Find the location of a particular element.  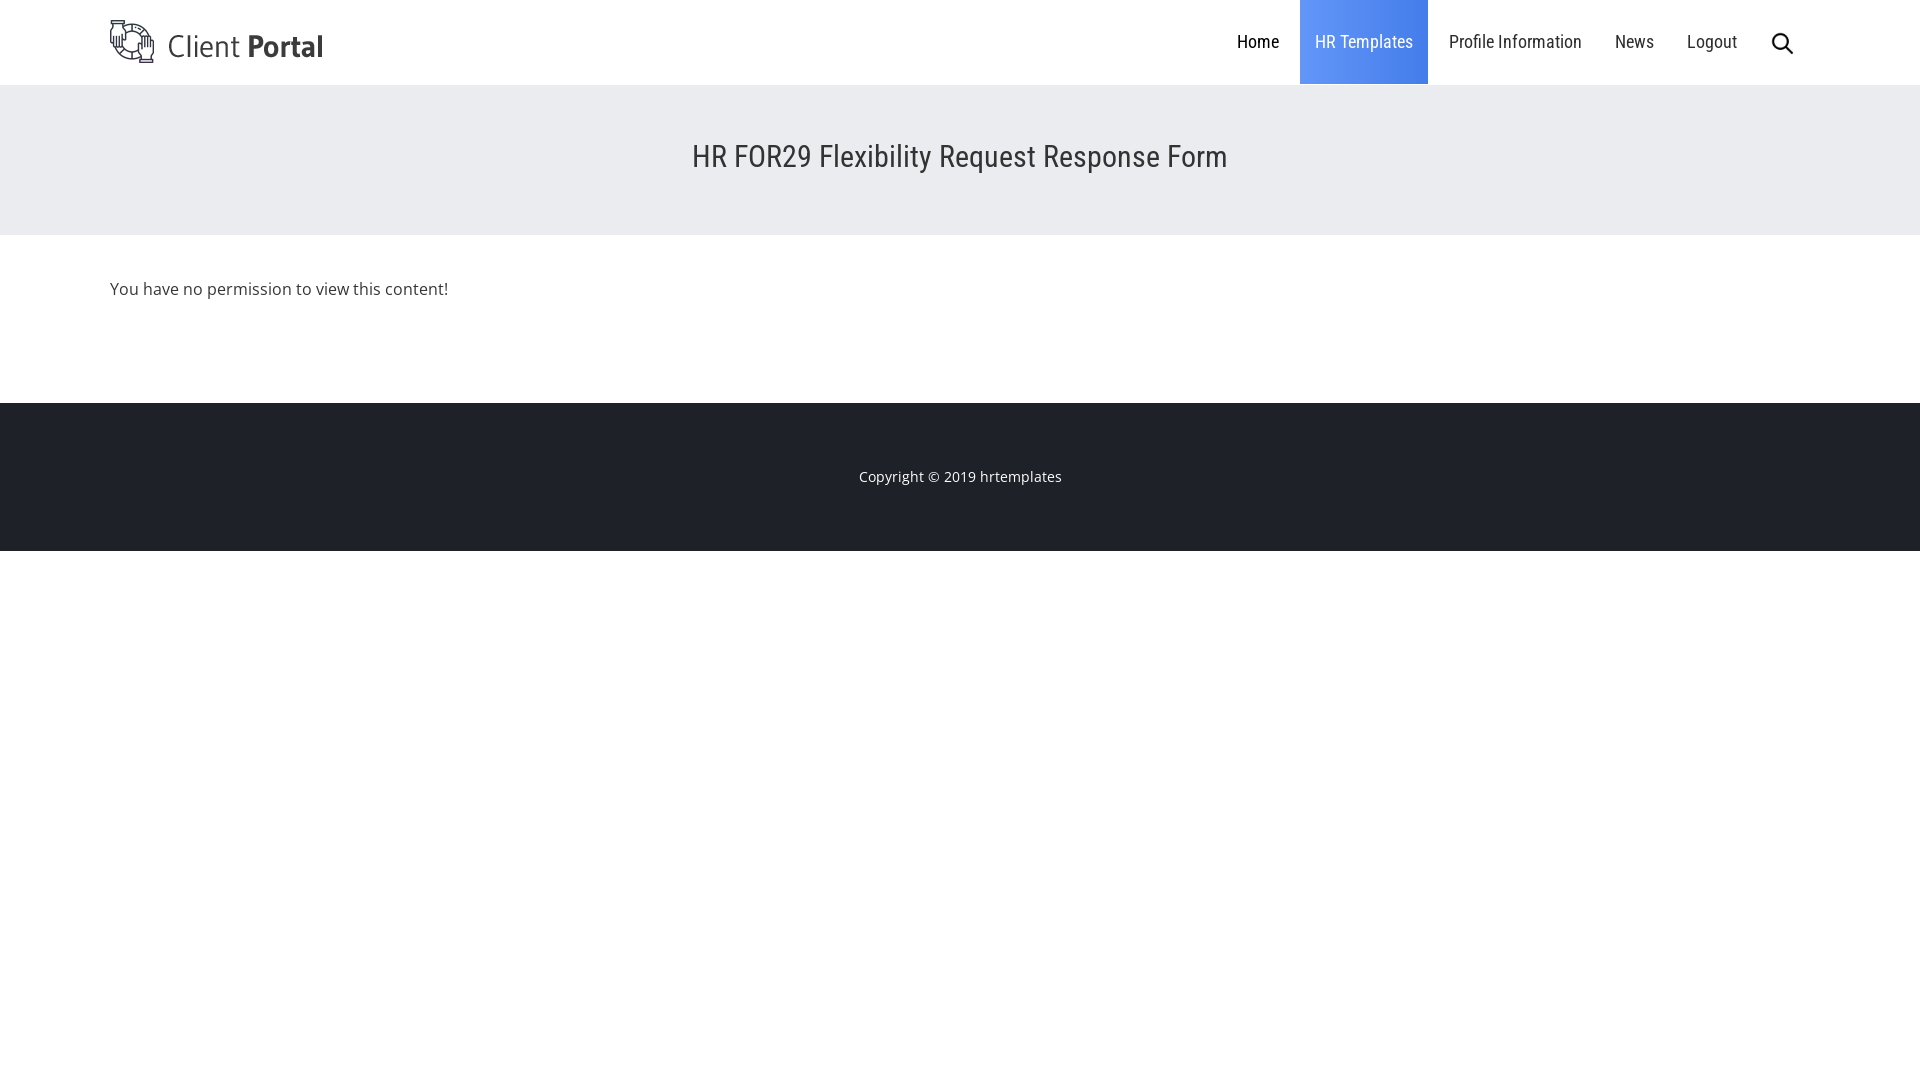

'Profile Information' is located at coordinates (1515, 42).